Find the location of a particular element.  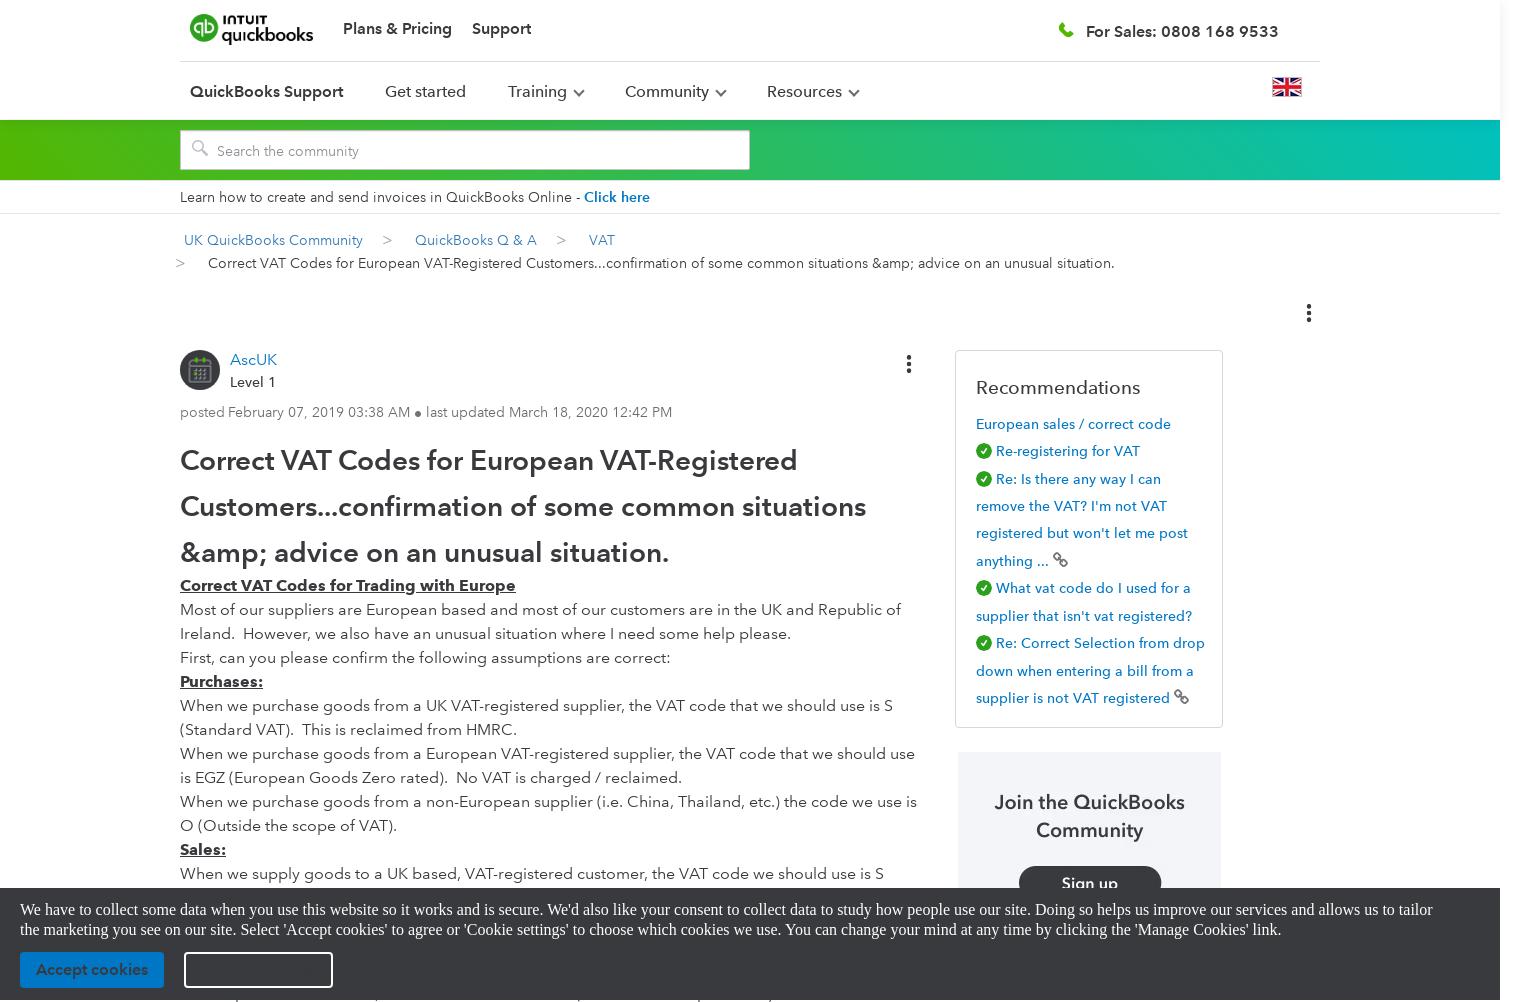

'Level 1' is located at coordinates (228, 380).